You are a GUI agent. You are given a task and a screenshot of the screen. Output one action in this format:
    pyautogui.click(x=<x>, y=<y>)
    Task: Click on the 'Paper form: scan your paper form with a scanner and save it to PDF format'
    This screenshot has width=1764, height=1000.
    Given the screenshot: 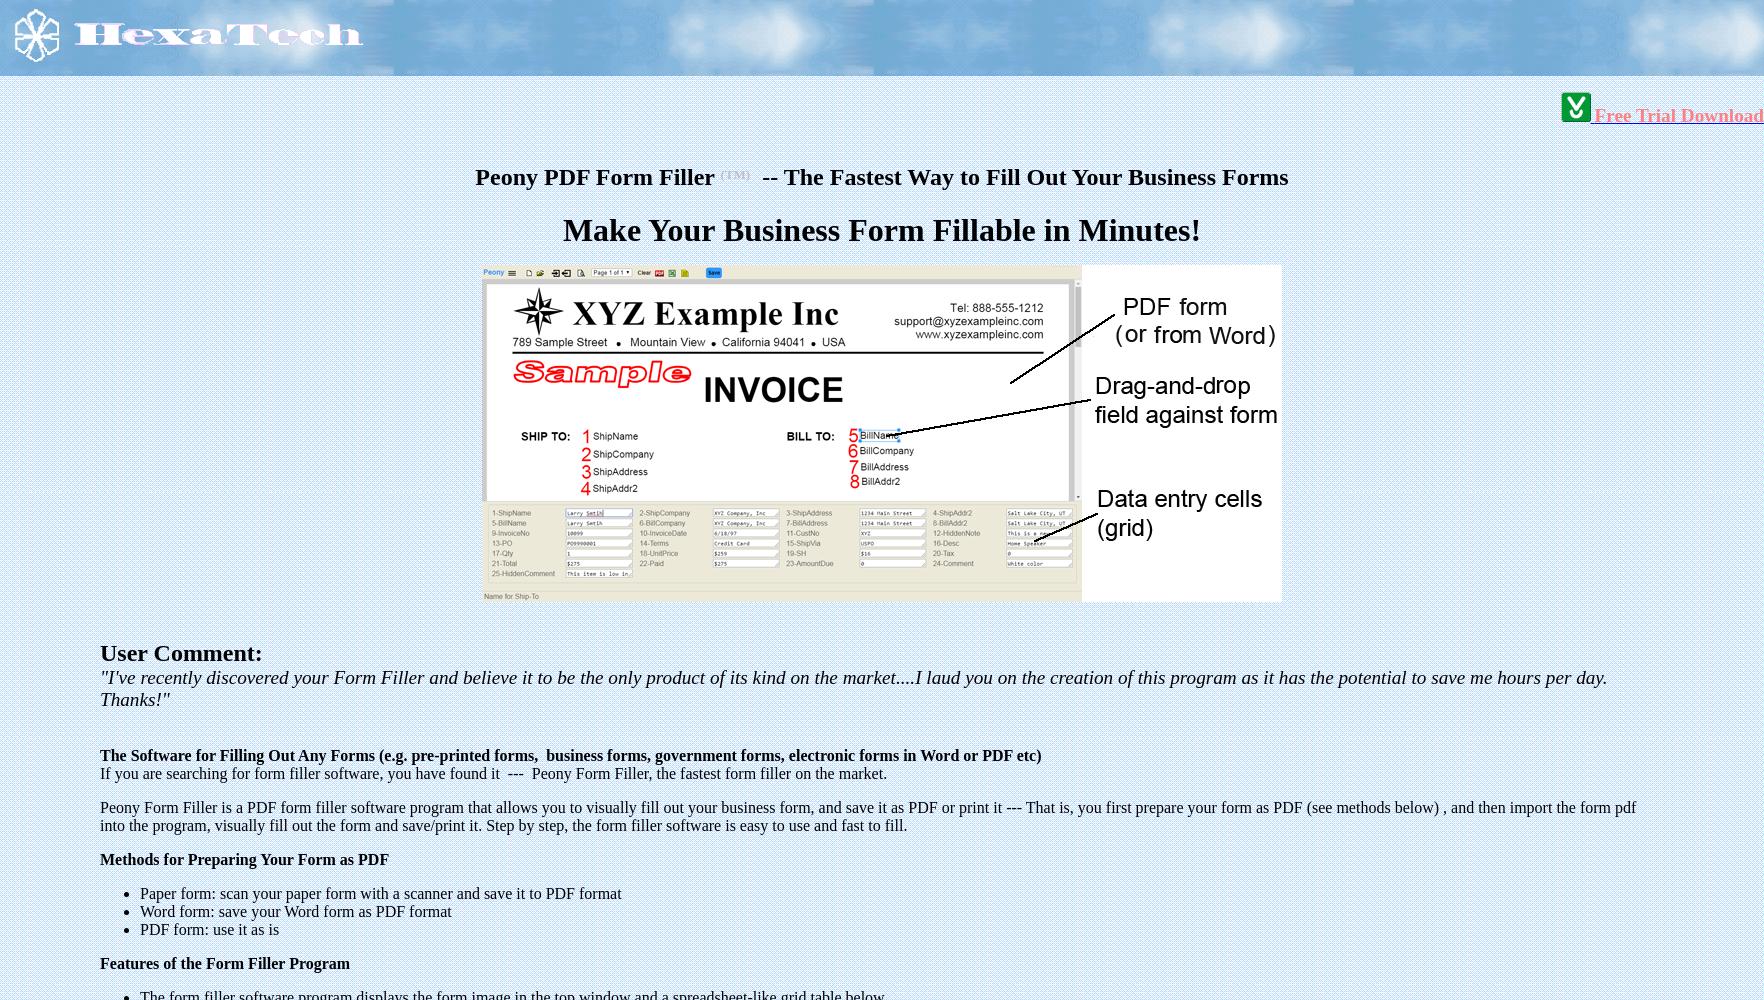 What is the action you would take?
    pyautogui.click(x=380, y=893)
    